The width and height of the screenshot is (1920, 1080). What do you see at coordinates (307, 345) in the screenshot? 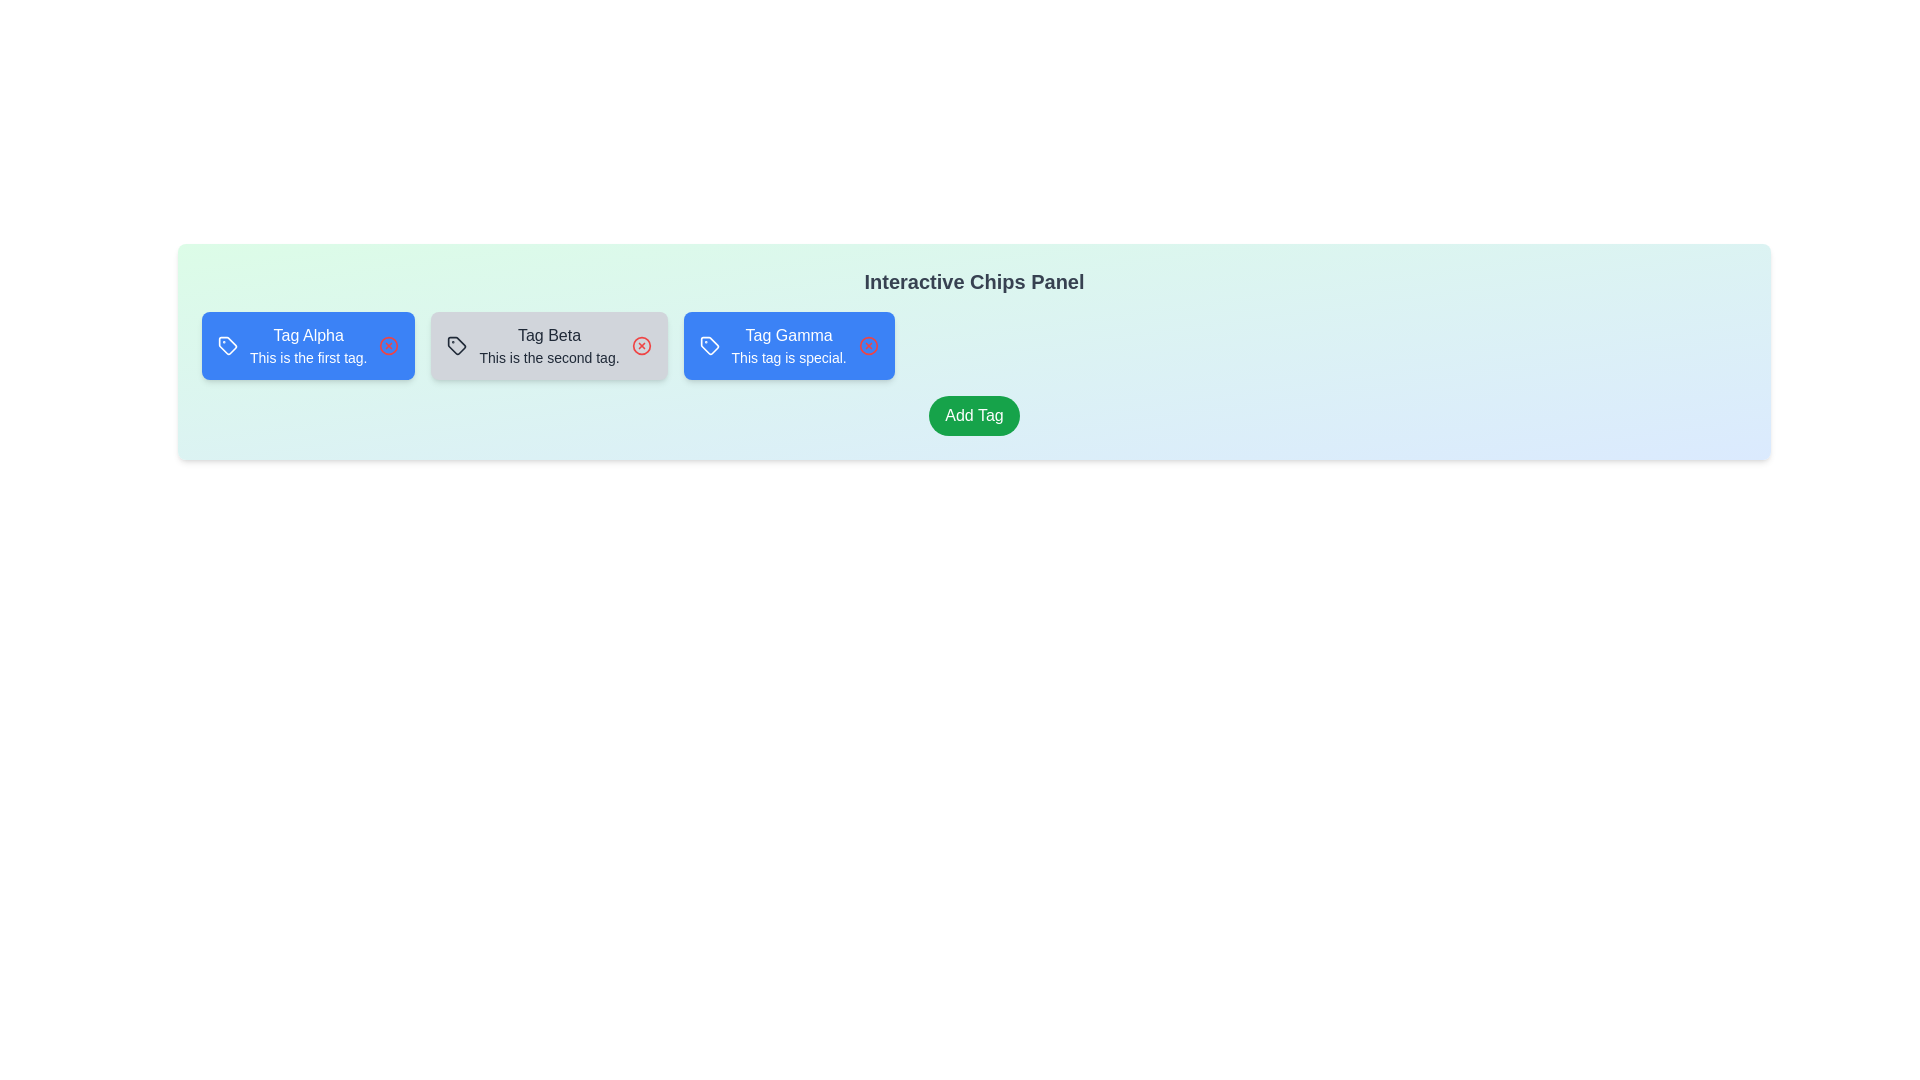
I see `the chip labeled Tag Alpha` at bounding box center [307, 345].